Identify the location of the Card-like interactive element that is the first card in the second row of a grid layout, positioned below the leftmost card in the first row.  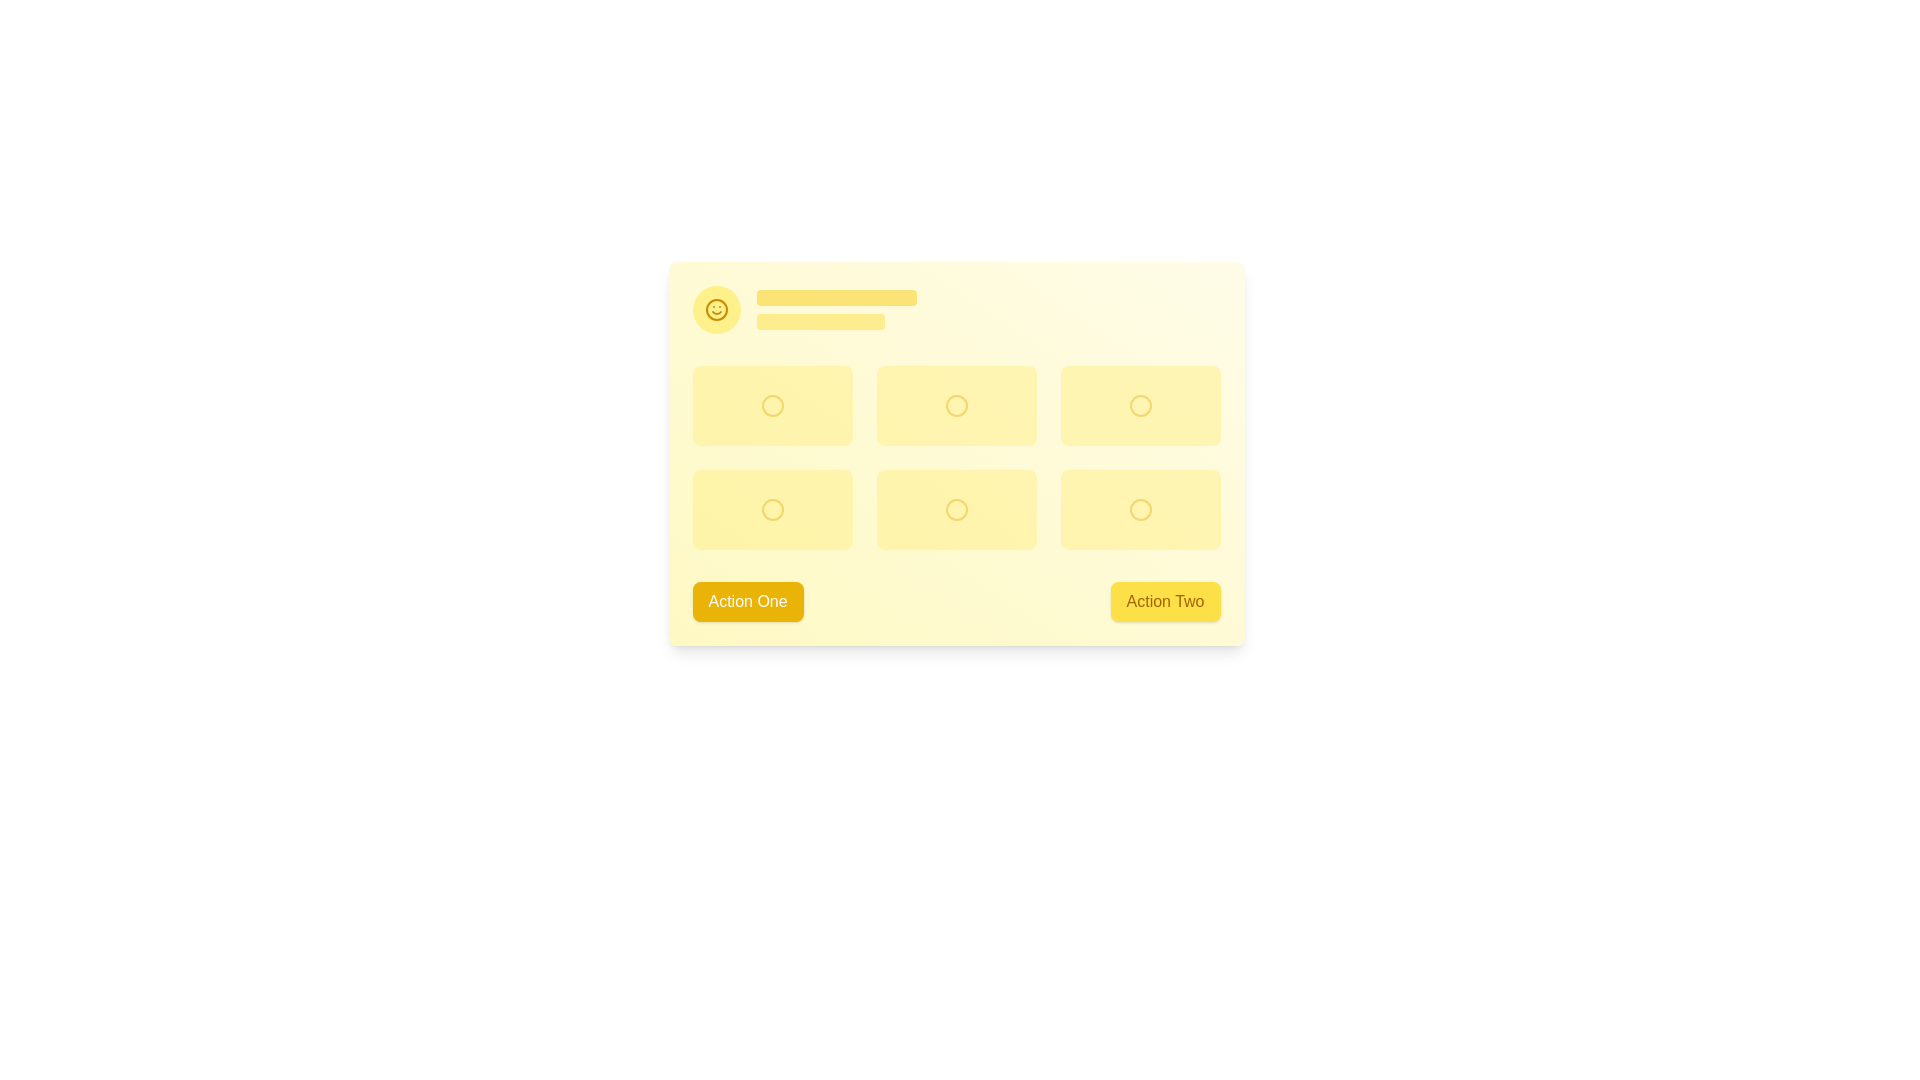
(771, 508).